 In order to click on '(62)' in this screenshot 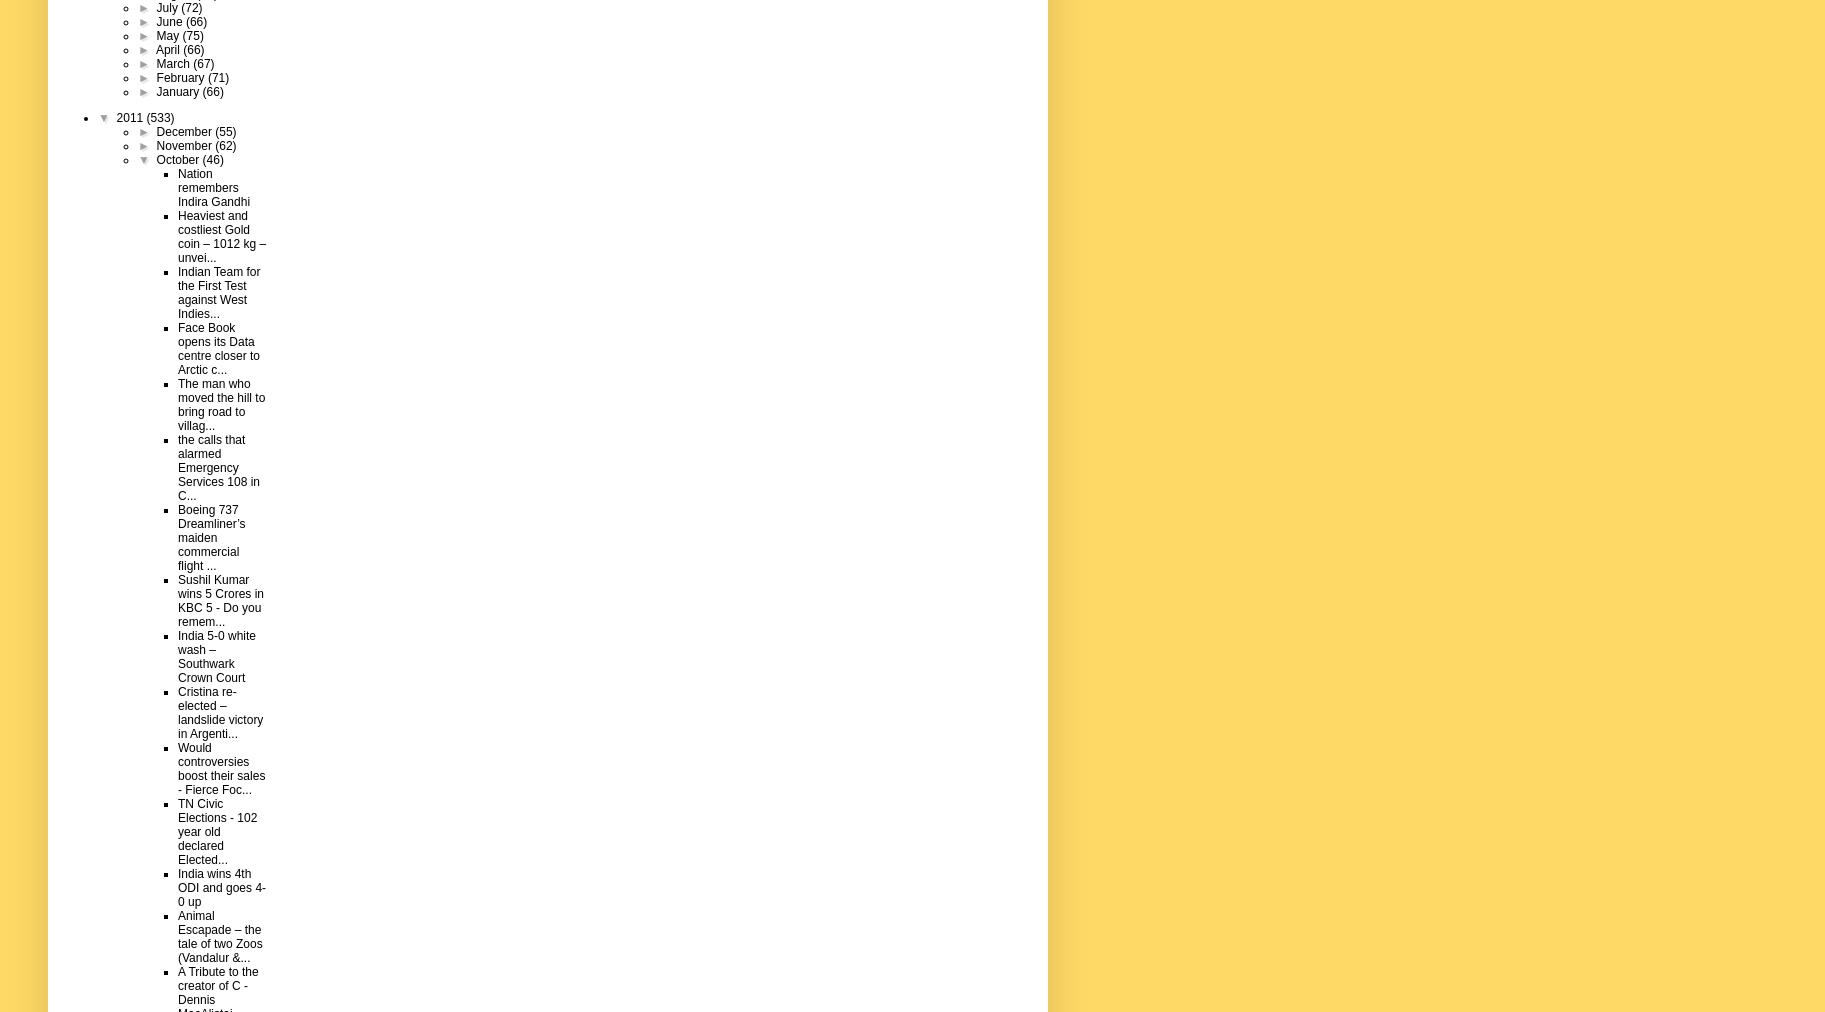, I will do `click(225, 145)`.